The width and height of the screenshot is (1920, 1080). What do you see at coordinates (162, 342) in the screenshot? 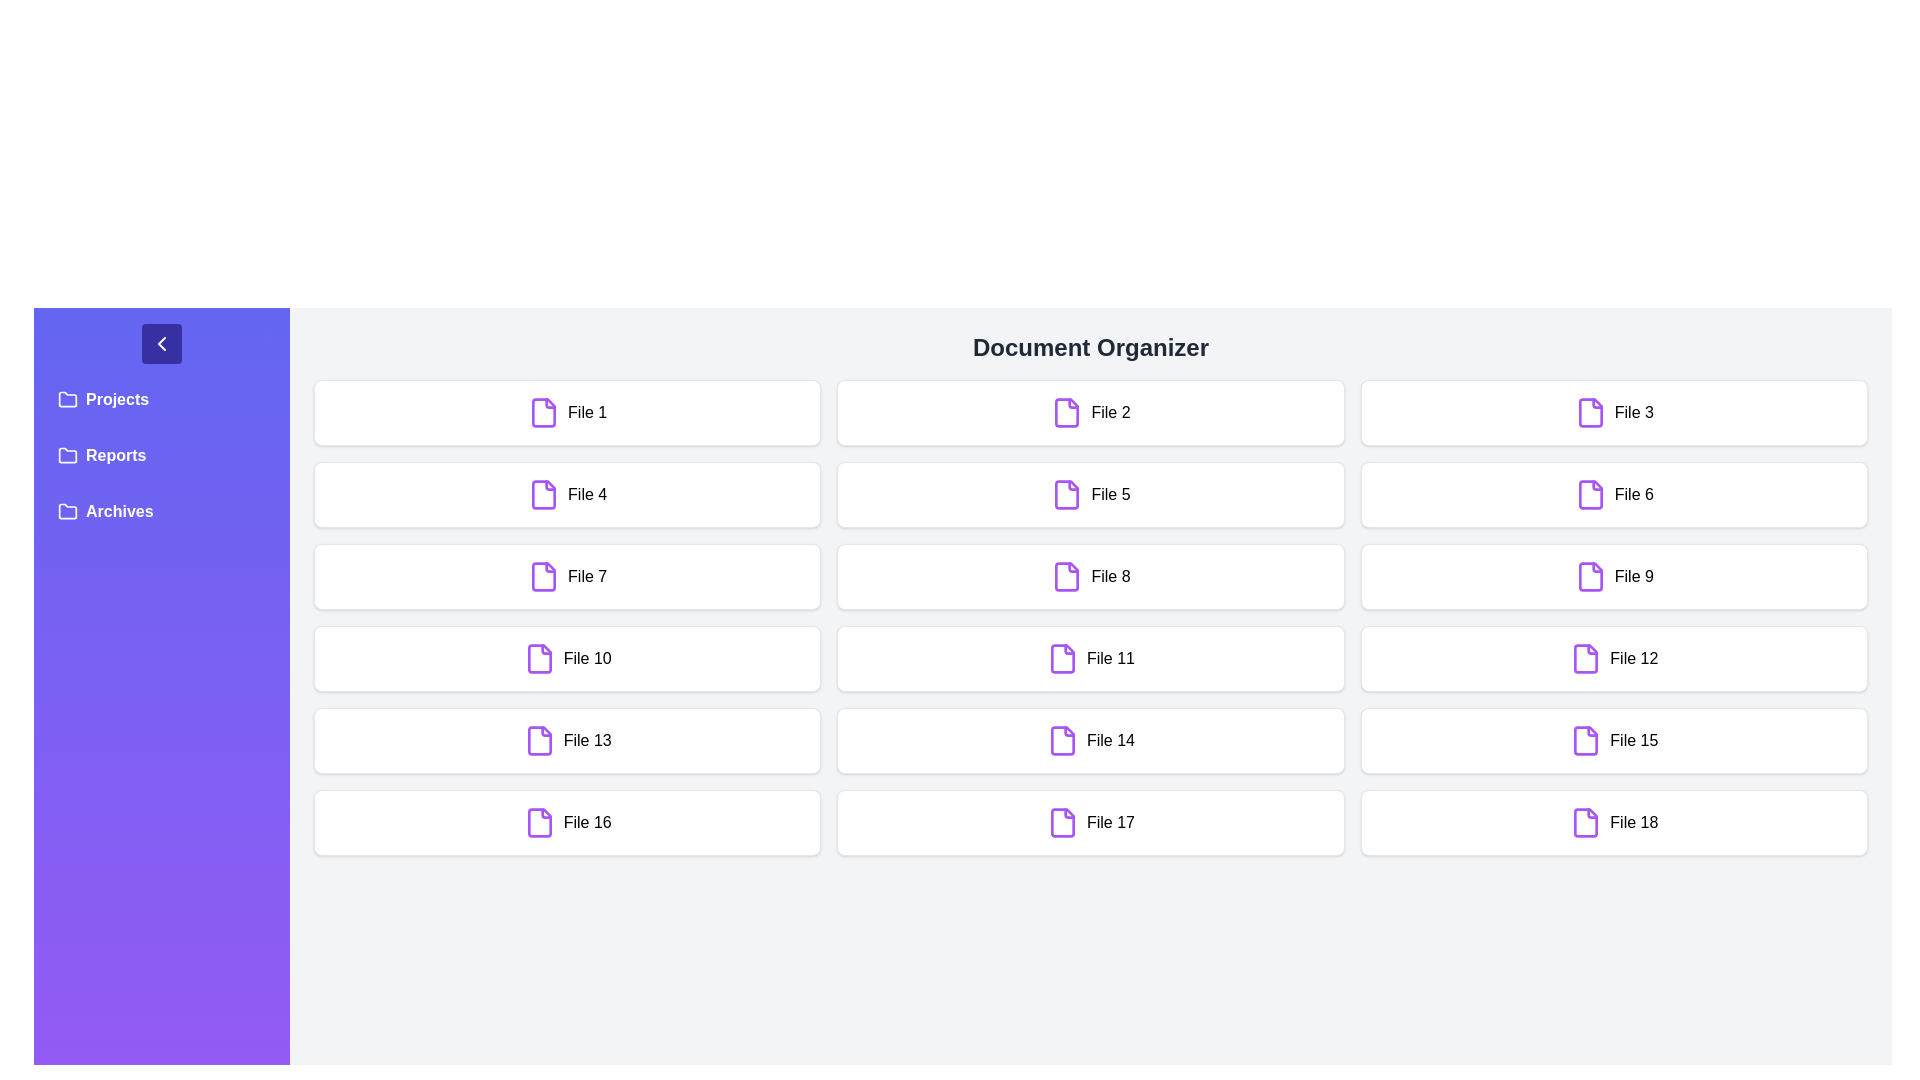
I see `toggle button in the sidebar to change its visibility` at bounding box center [162, 342].